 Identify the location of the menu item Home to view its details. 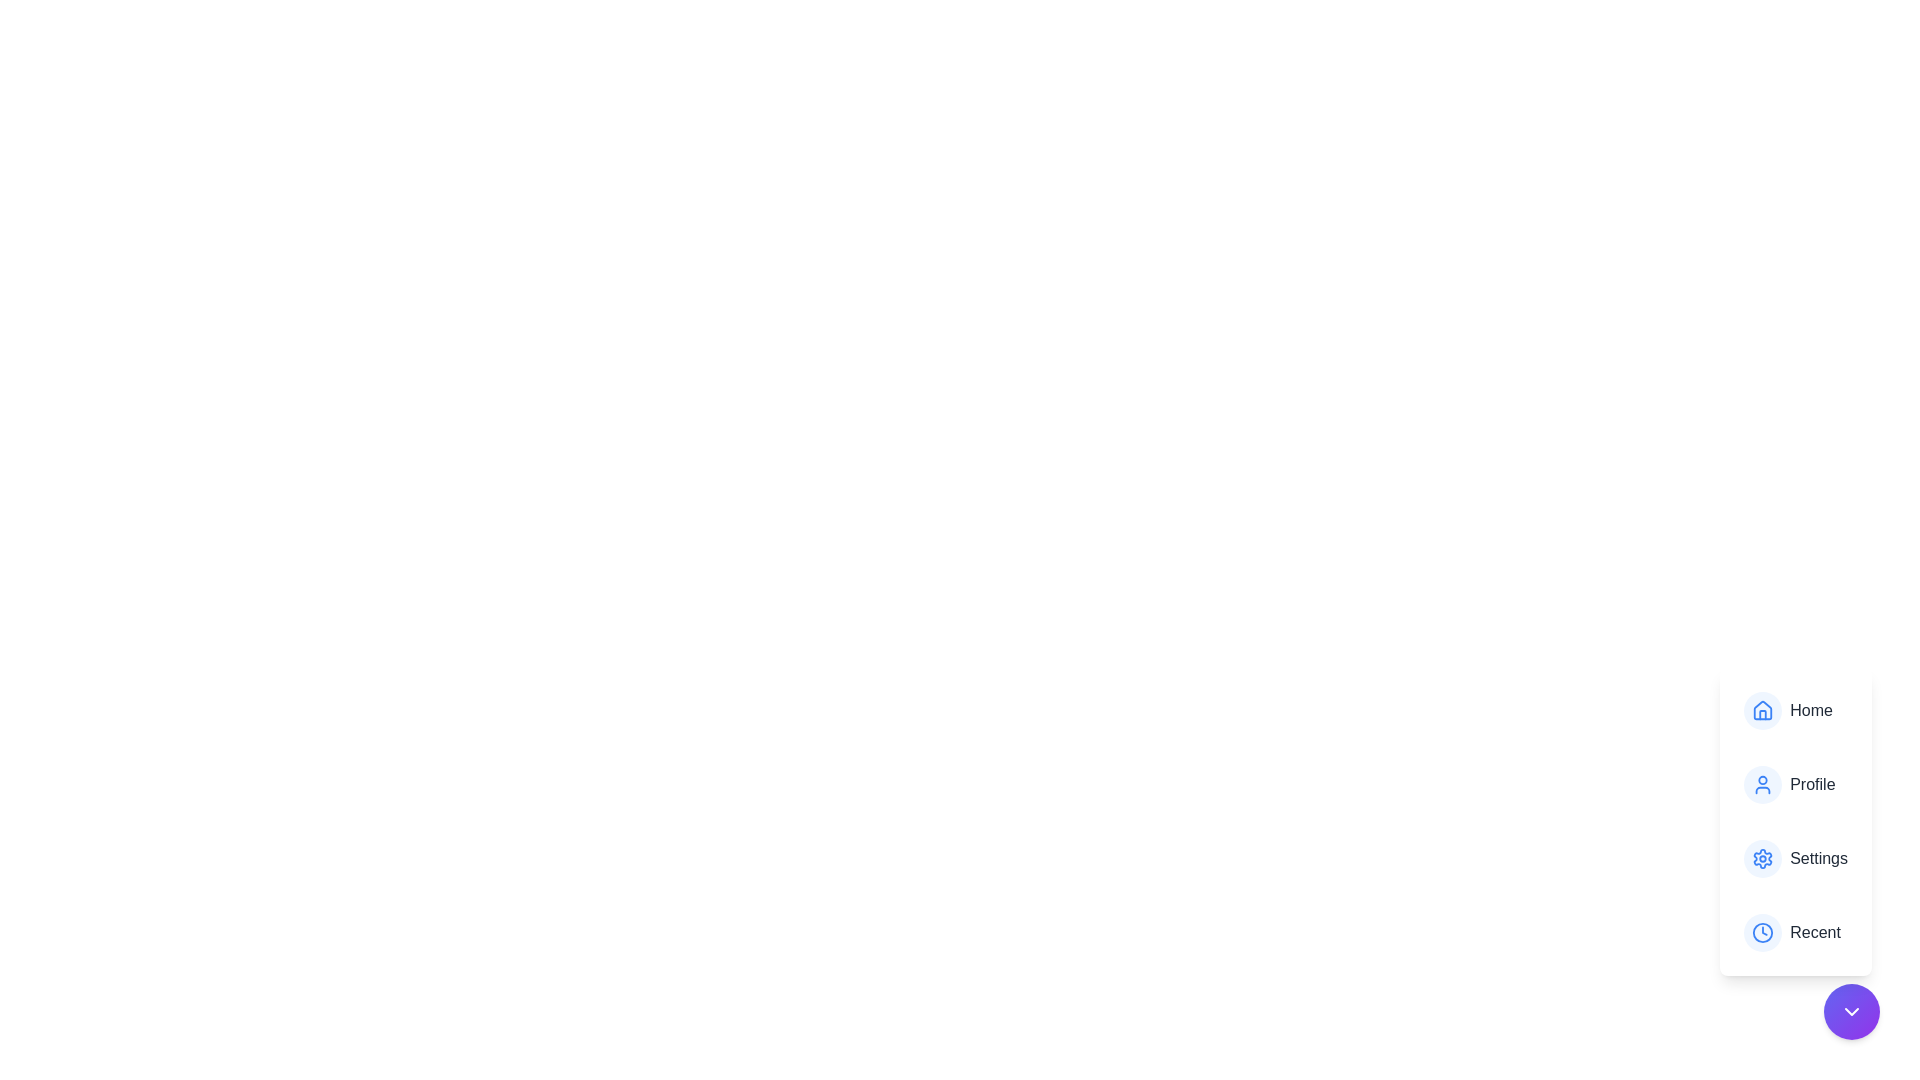
(1795, 709).